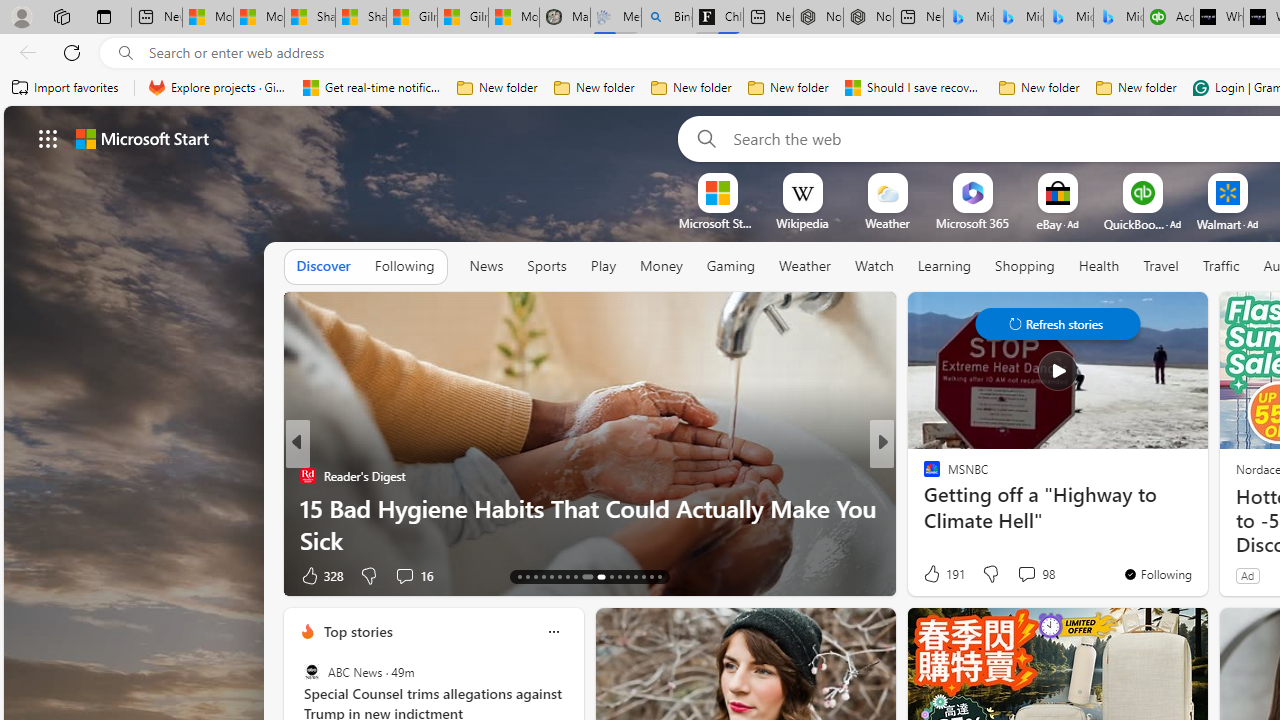 This screenshot has width=1280, height=720. I want to click on 'Gaming', so click(729, 266).